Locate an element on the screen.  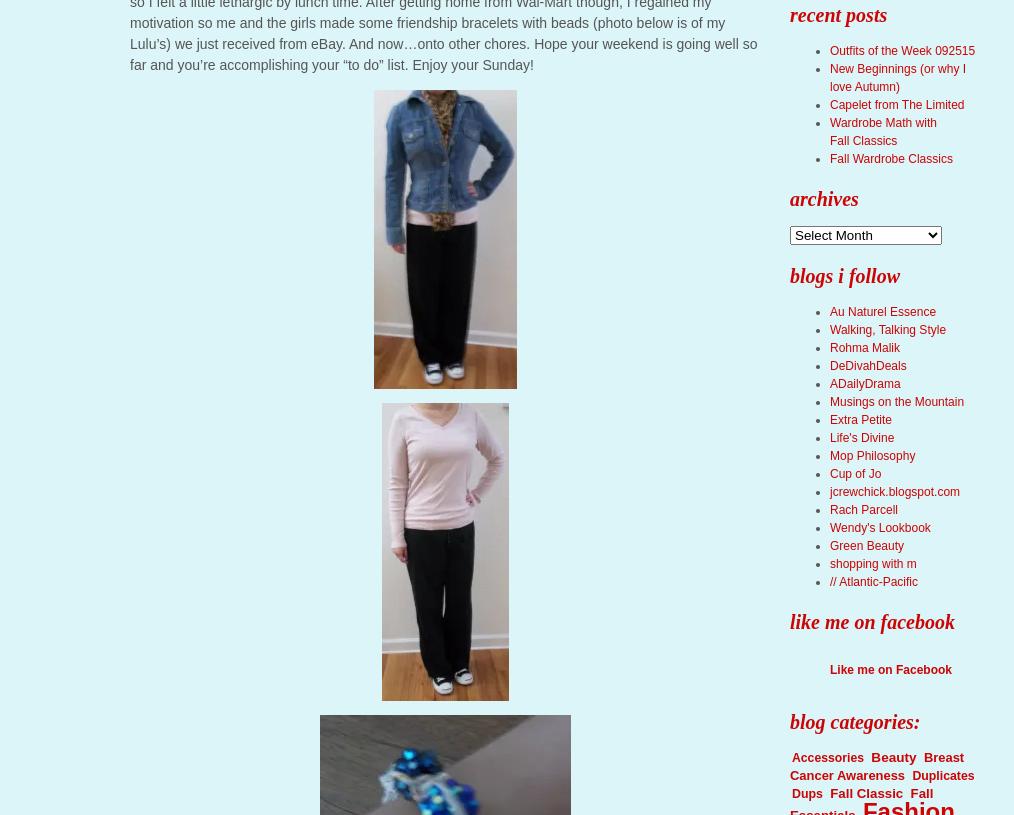
'Wendy's Lookbook' is located at coordinates (829, 528).